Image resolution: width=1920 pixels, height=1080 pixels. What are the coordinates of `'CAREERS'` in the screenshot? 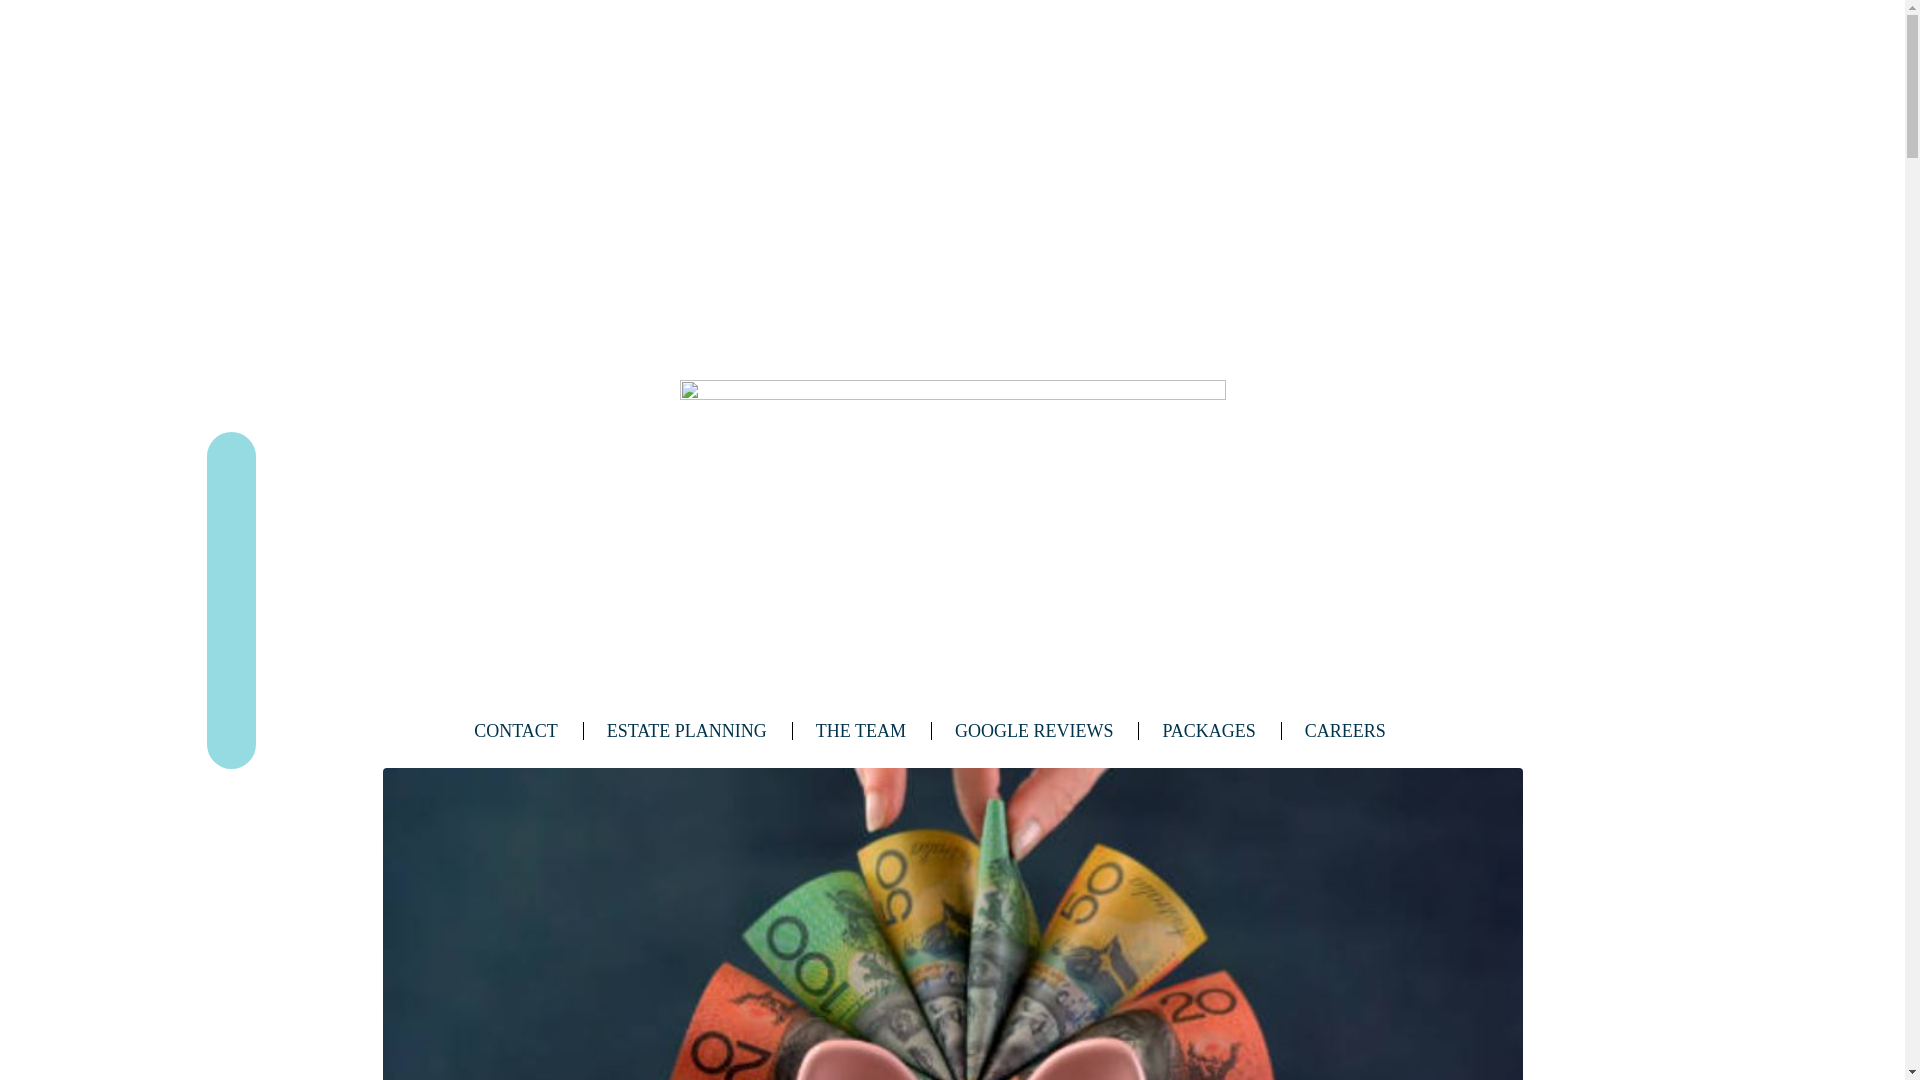 It's located at (1358, 731).